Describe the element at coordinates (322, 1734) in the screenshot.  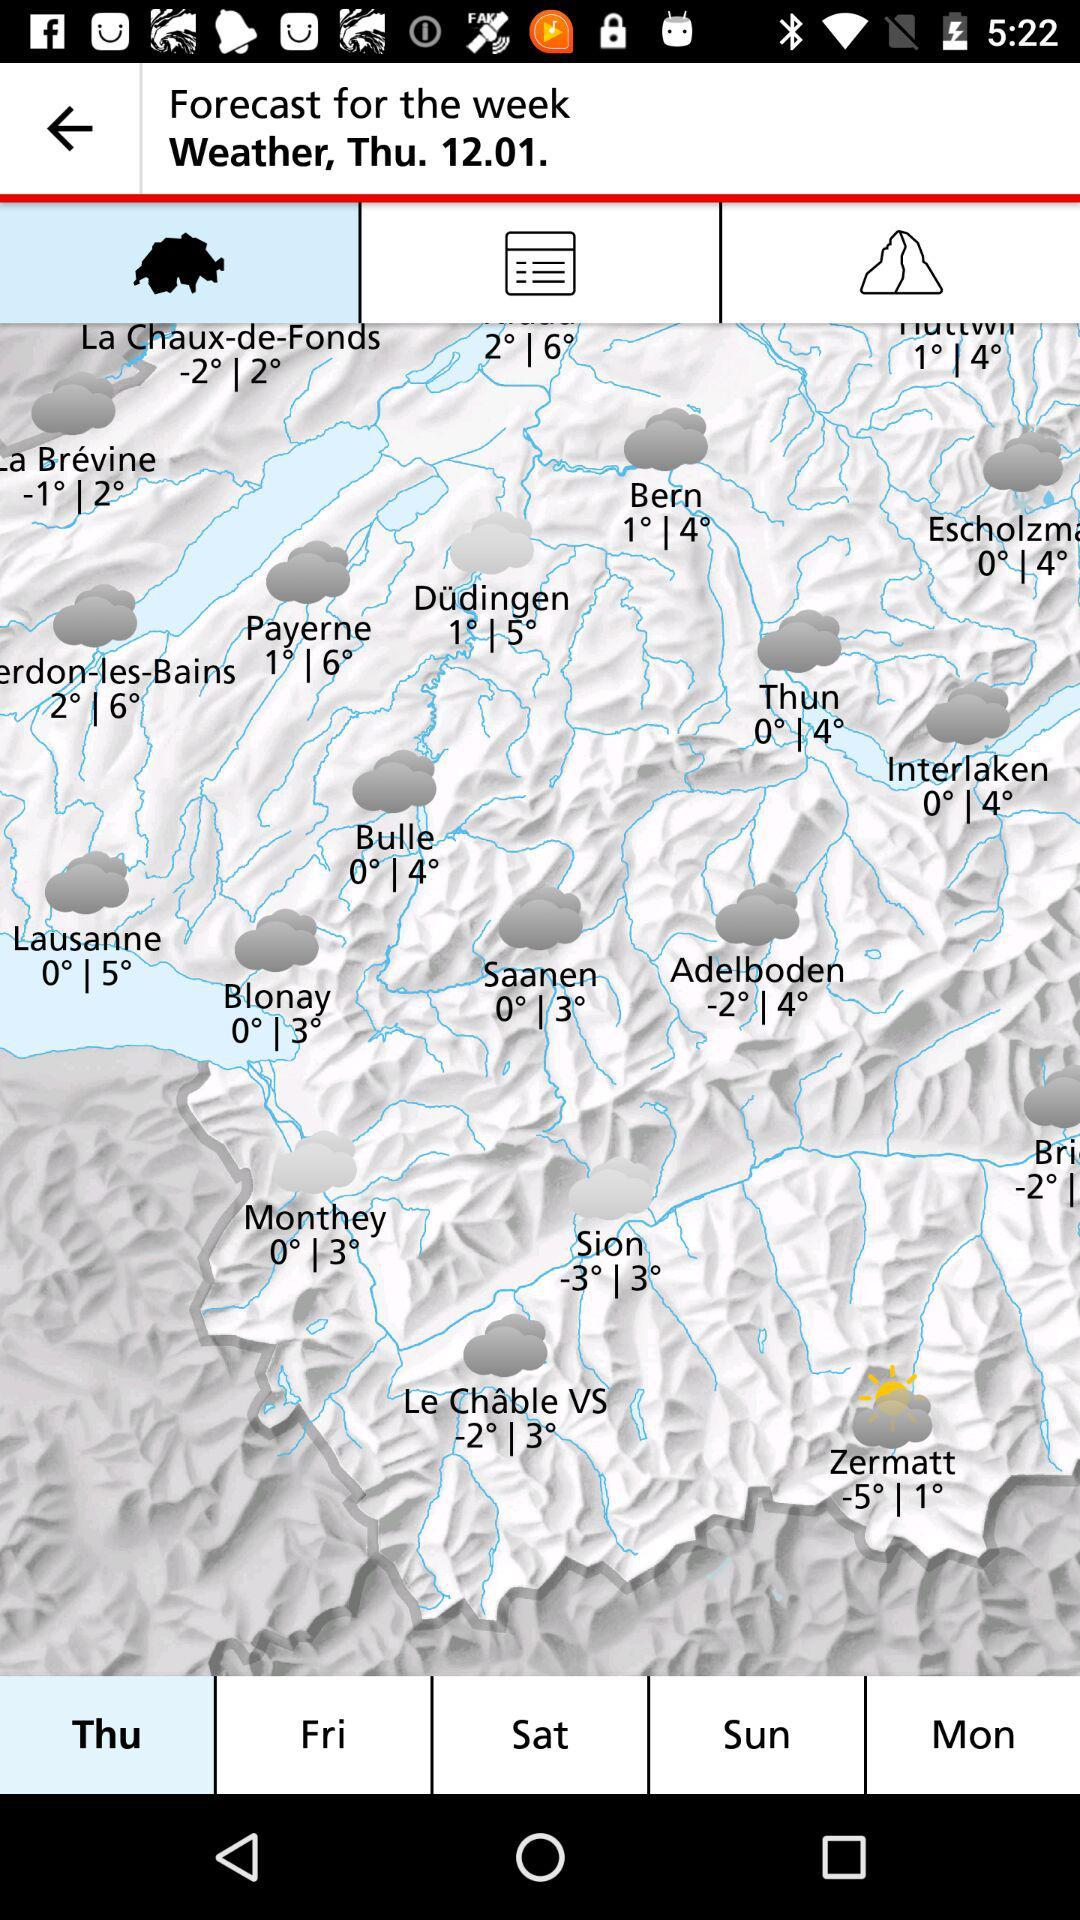
I see `fri icon` at that location.